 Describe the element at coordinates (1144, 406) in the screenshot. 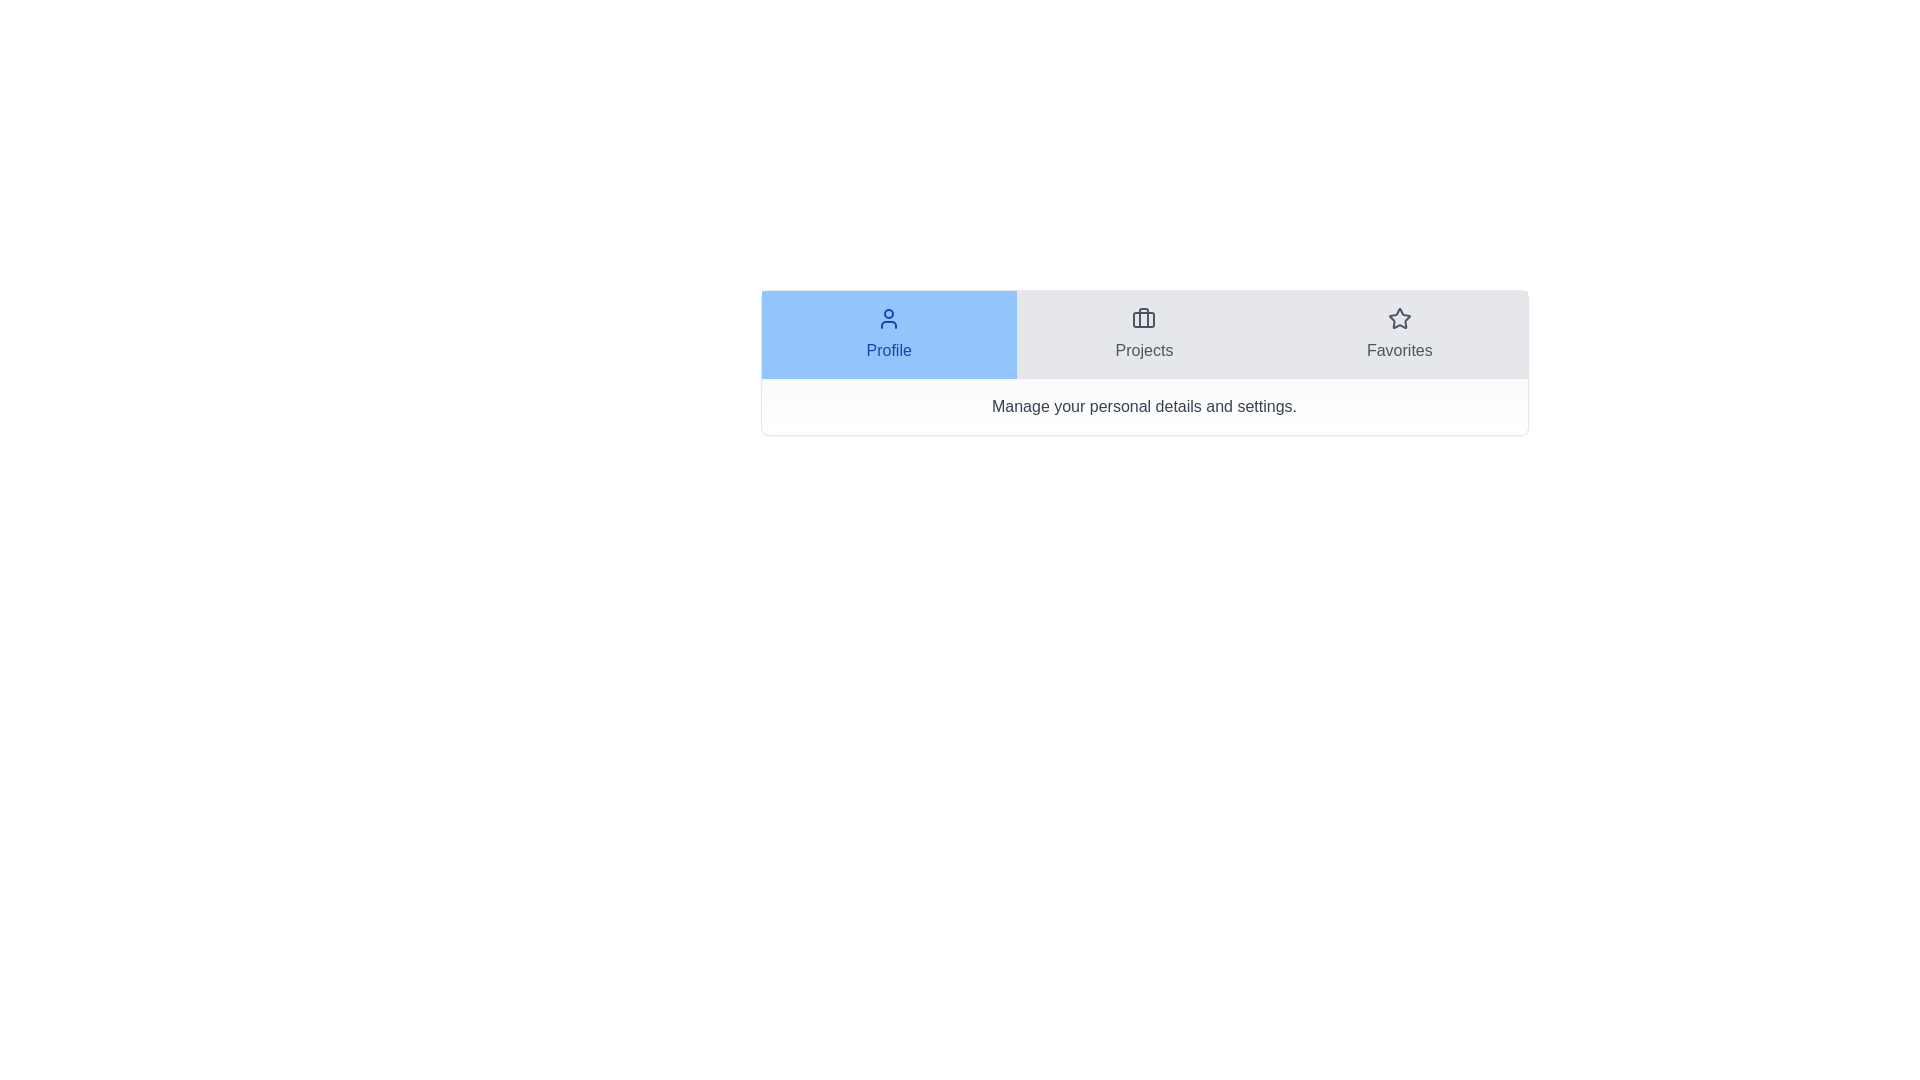

I see `the content area of the active tab to focus on it` at that location.